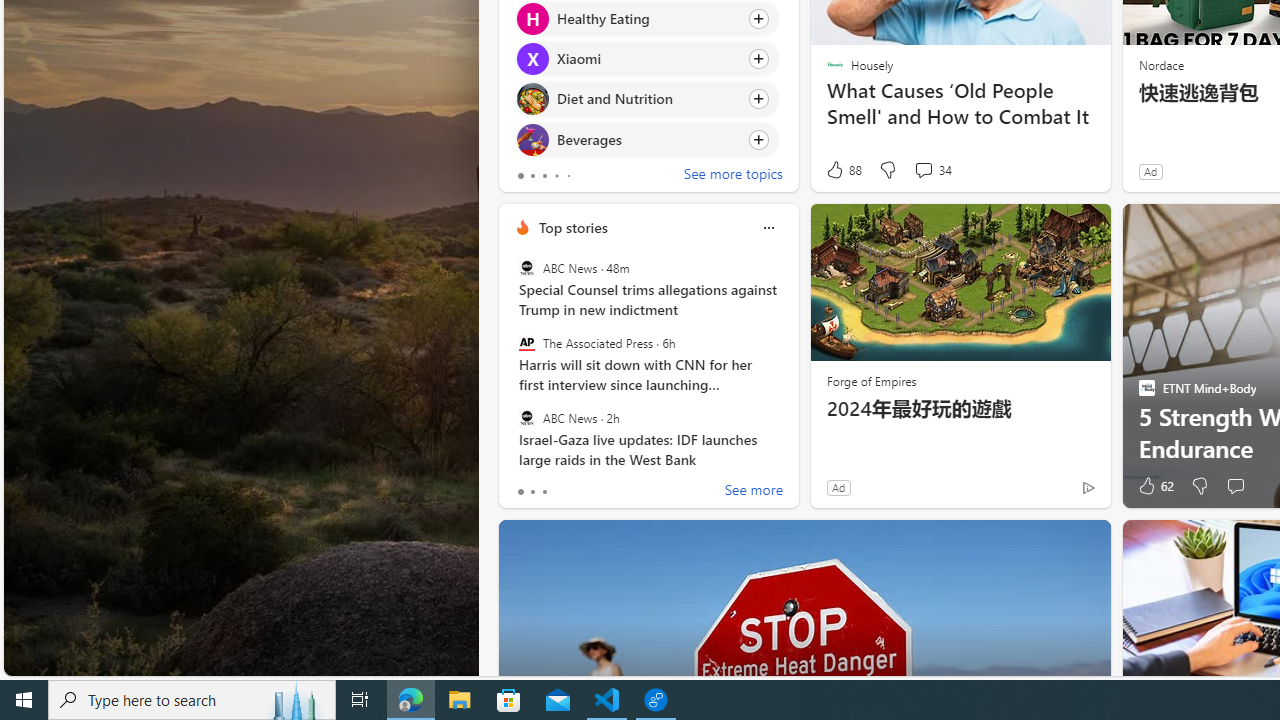 This screenshot has height=720, width=1280. Describe the element at coordinates (1154, 486) in the screenshot. I see `'62 Like'` at that location.